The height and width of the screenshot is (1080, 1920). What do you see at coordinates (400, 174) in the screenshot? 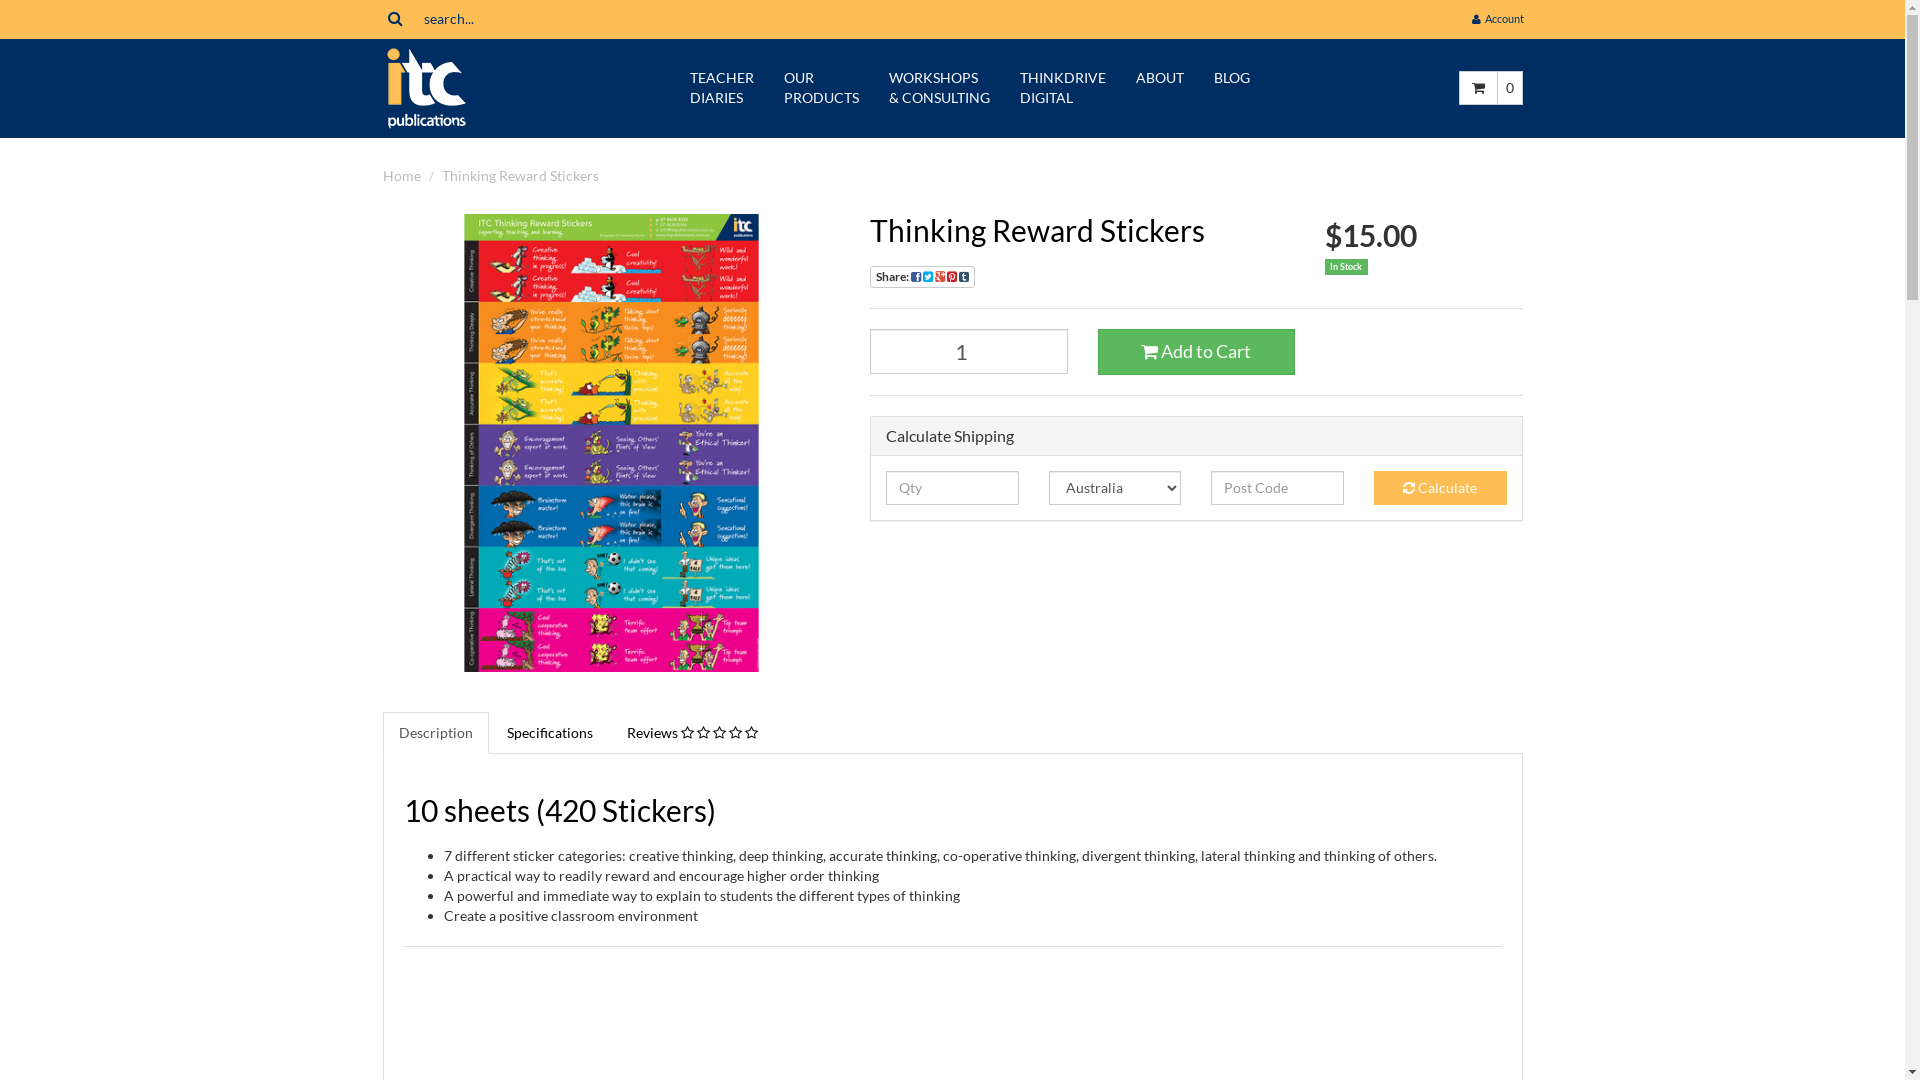
I see `'Home'` at bounding box center [400, 174].